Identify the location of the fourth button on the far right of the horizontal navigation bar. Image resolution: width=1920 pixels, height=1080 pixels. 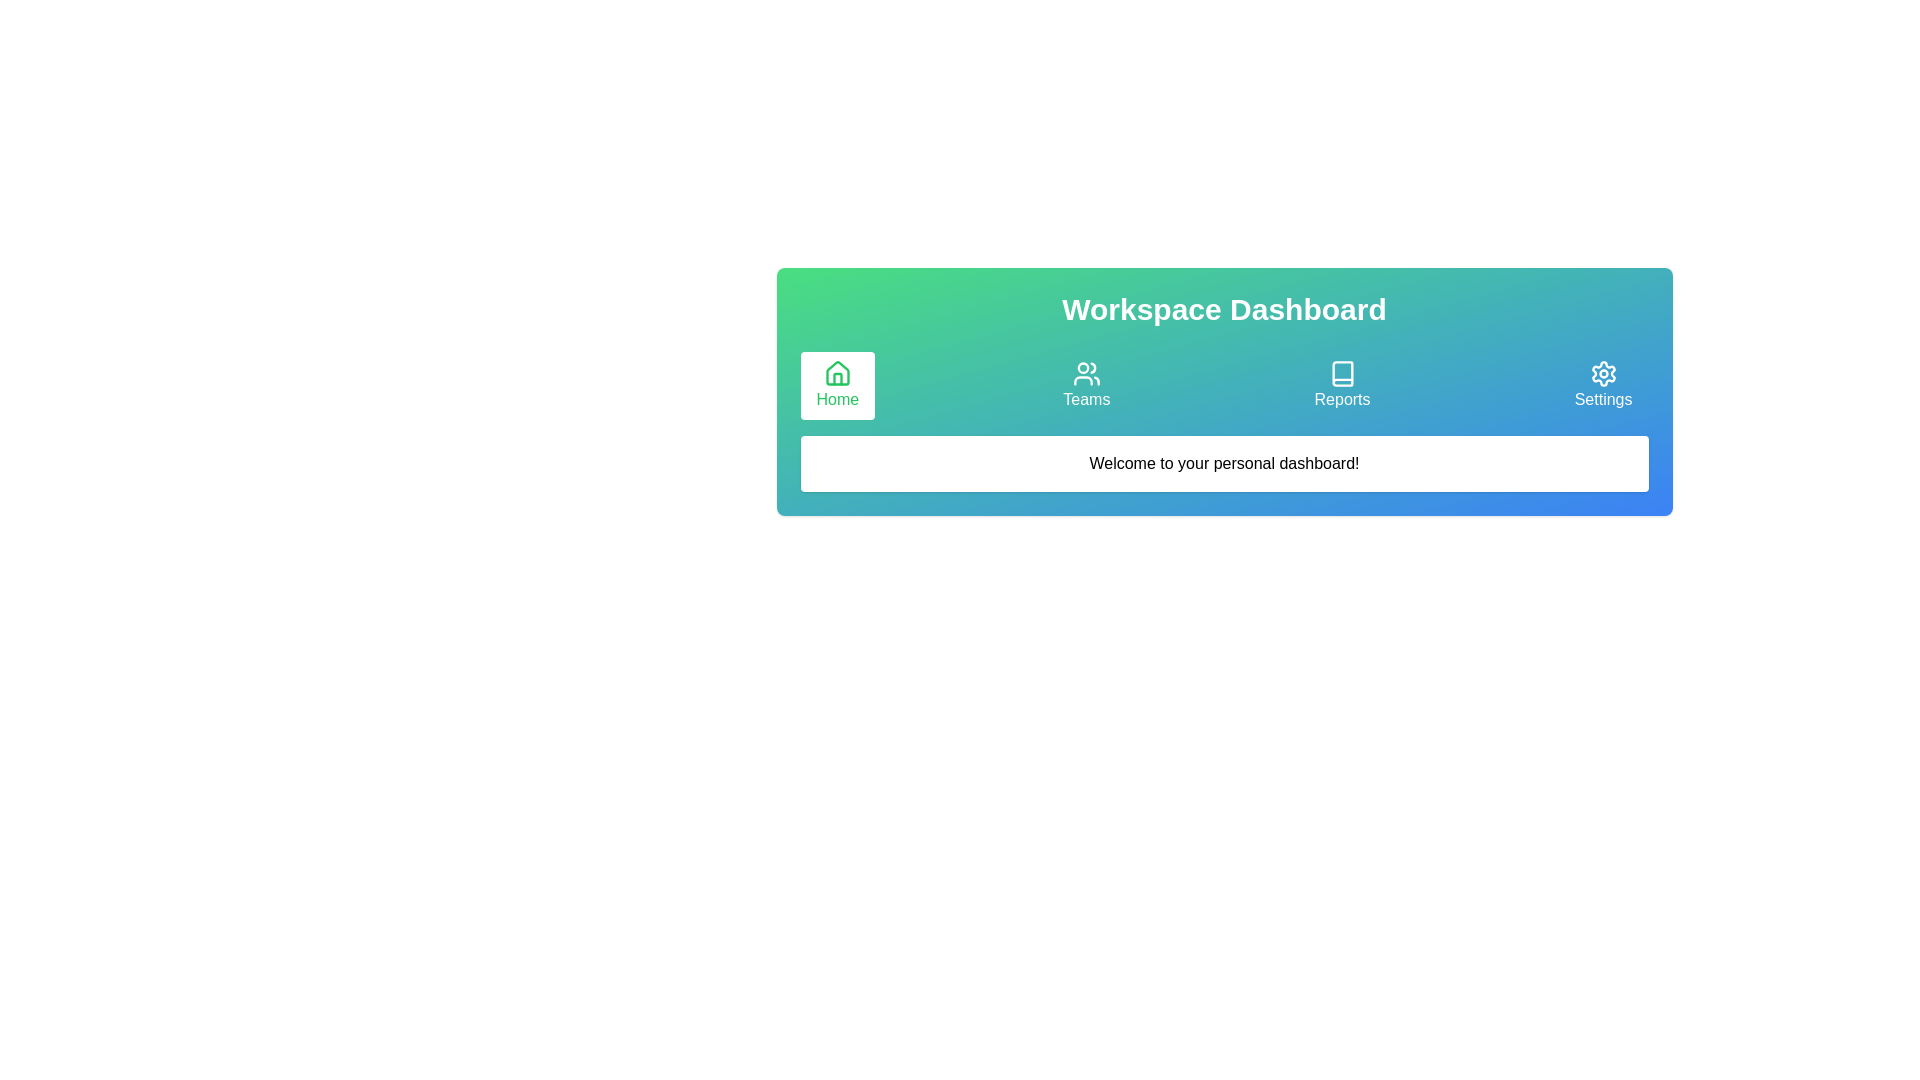
(1603, 385).